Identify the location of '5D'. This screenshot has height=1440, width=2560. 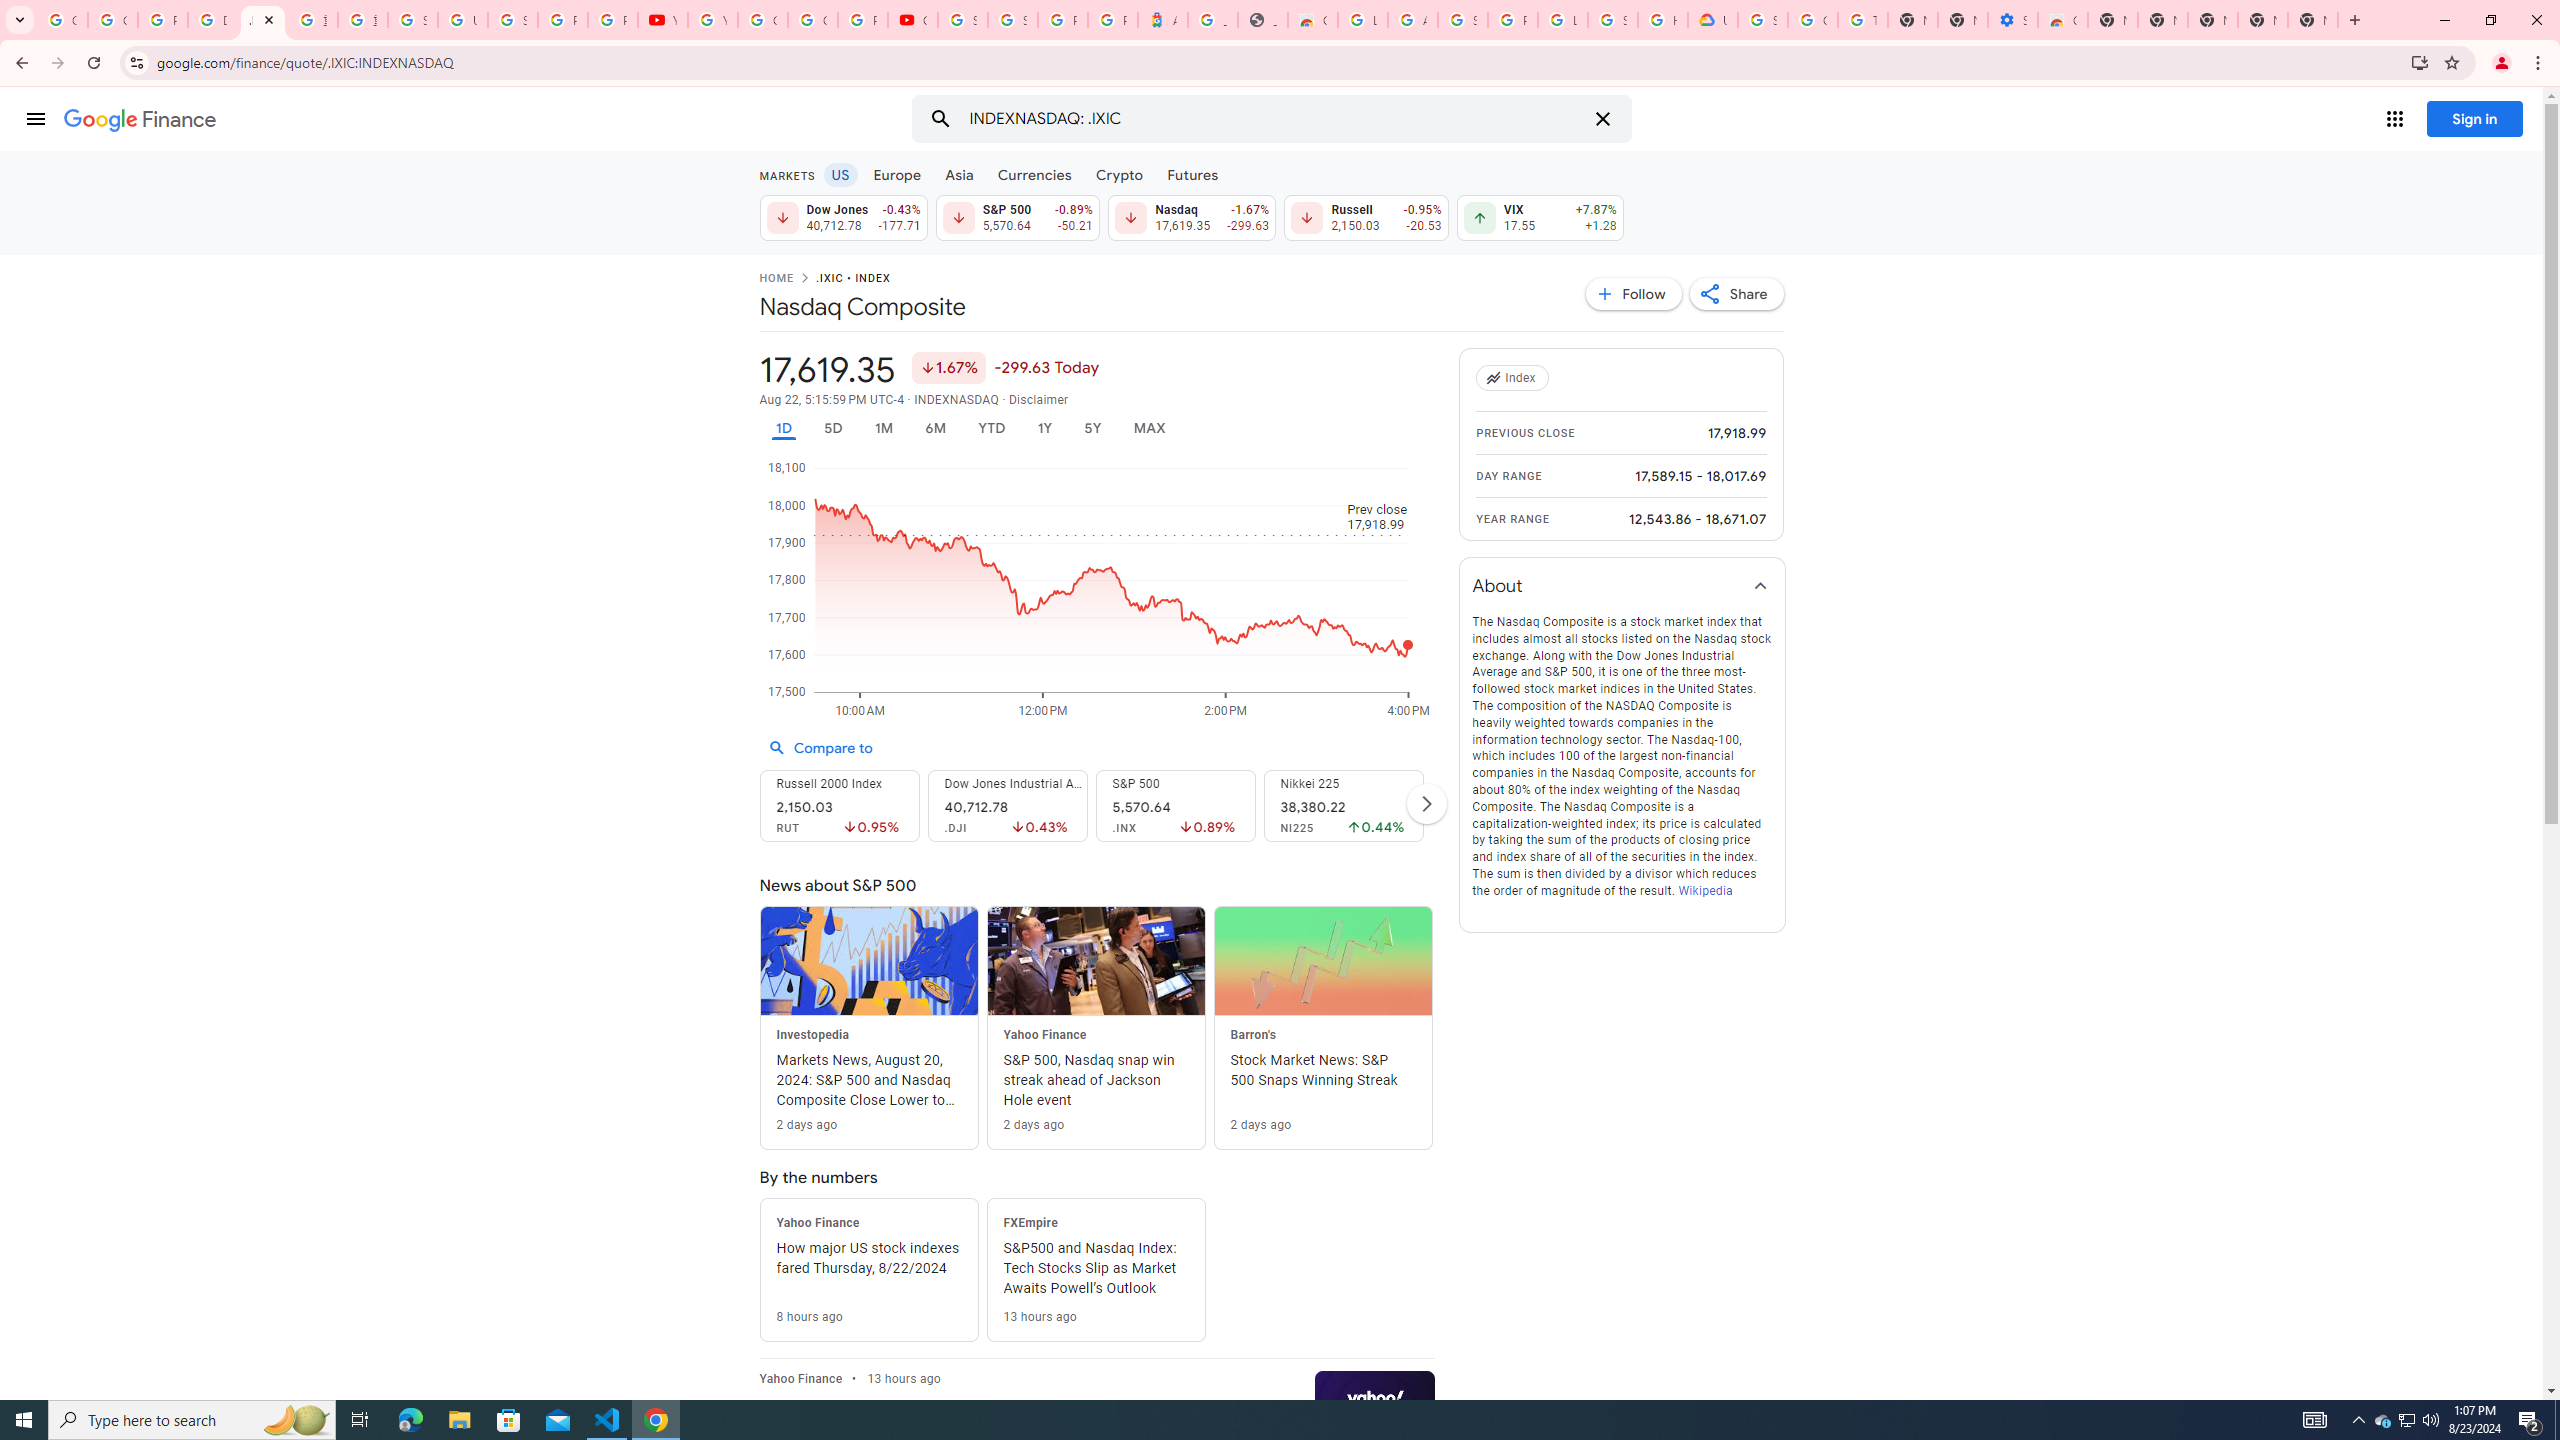
(832, 428).